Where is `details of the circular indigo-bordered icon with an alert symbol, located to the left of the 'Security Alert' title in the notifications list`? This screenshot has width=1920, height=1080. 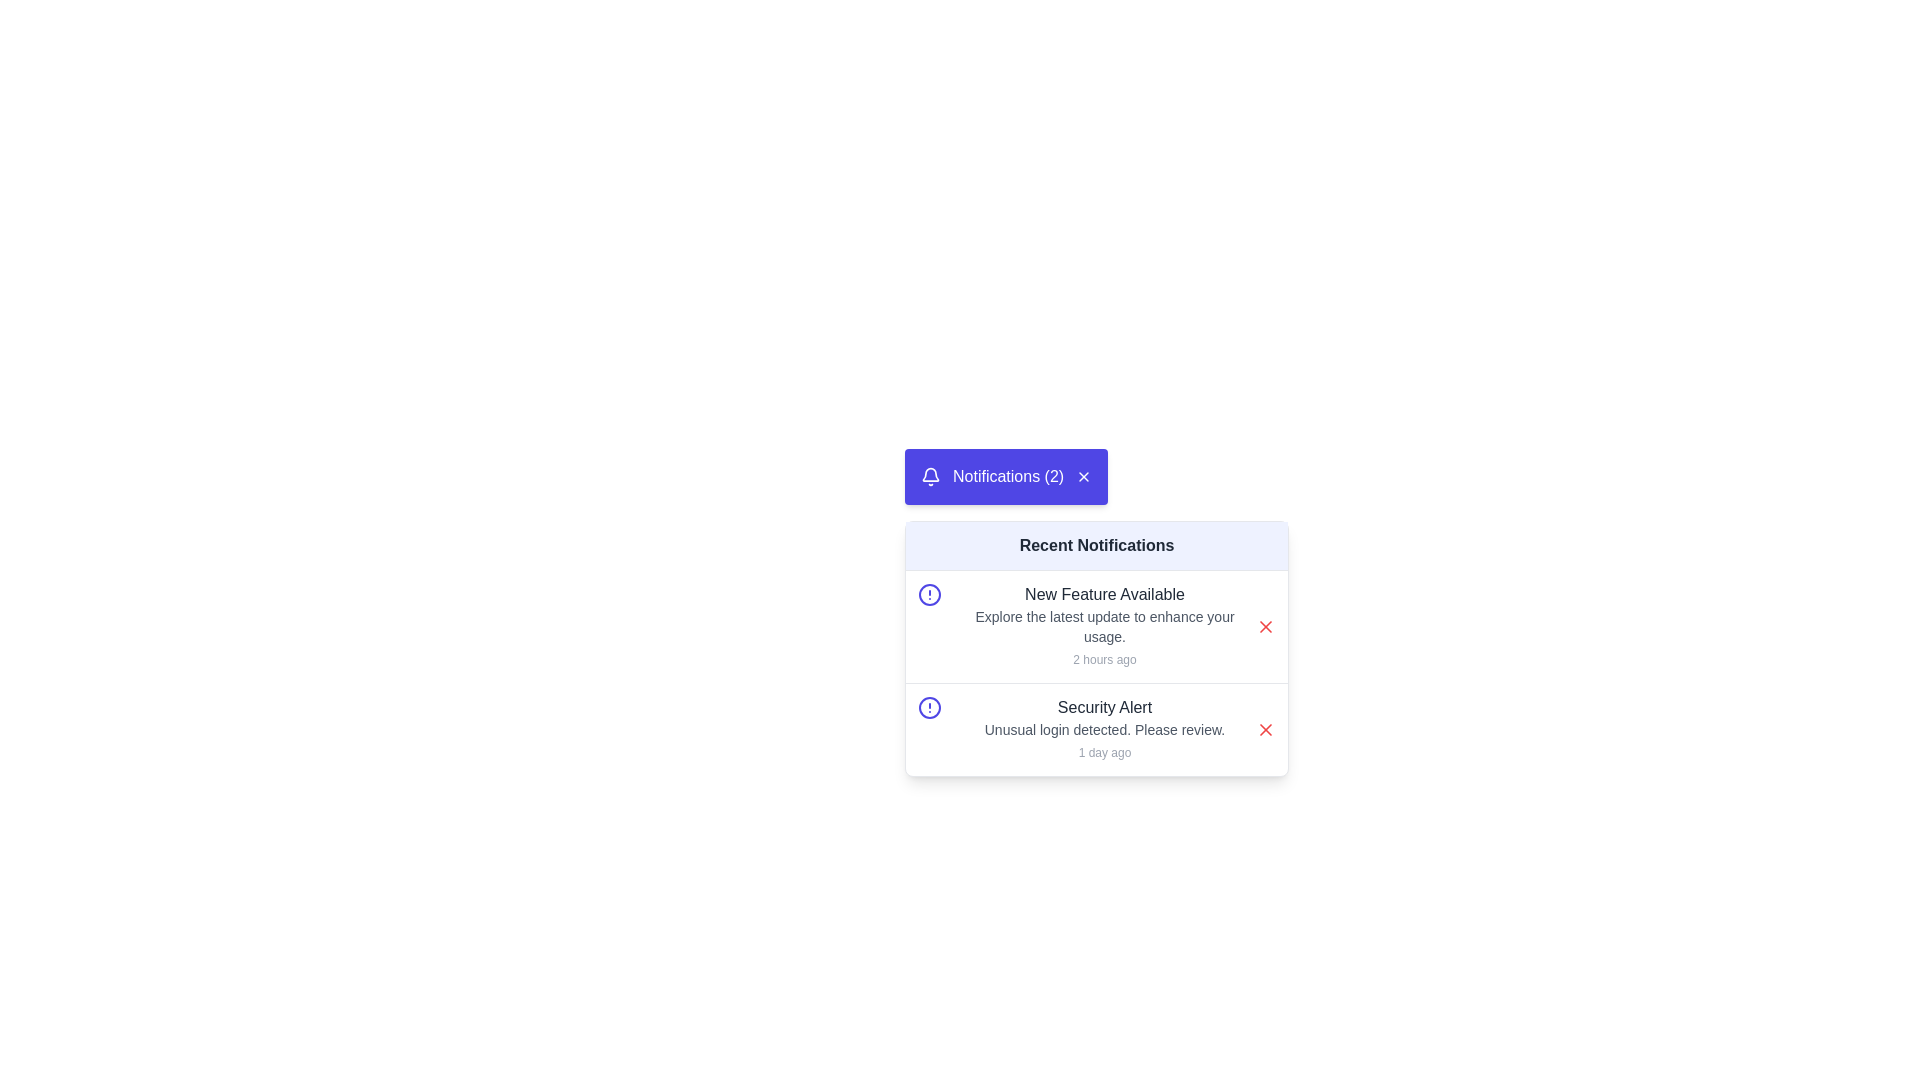
details of the circular indigo-bordered icon with an alert symbol, located to the left of the 'Security Alert' title in the notifications list is located at coordinates (929, 707).